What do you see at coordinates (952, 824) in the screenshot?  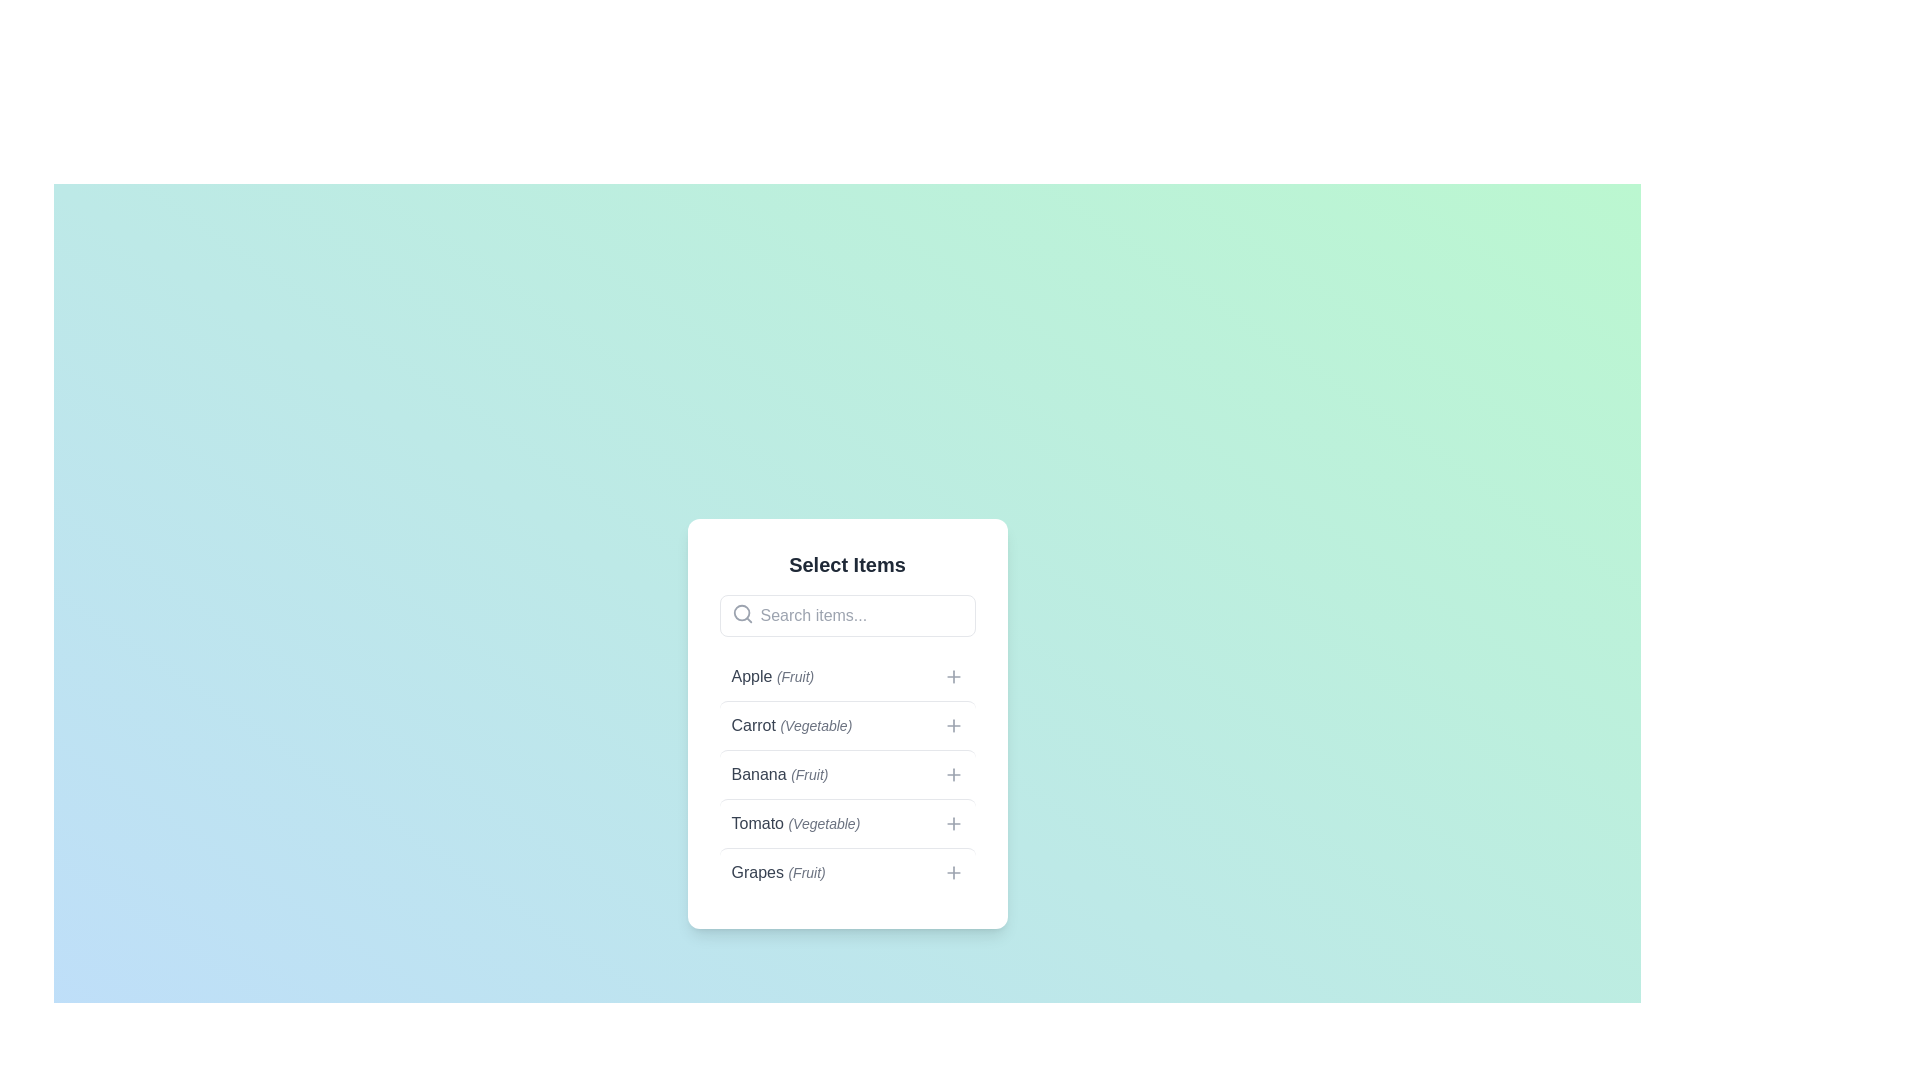 I see `the button located to the far right of the 'Tomato (Vegetable)' label` at bounding box center [952, 824].